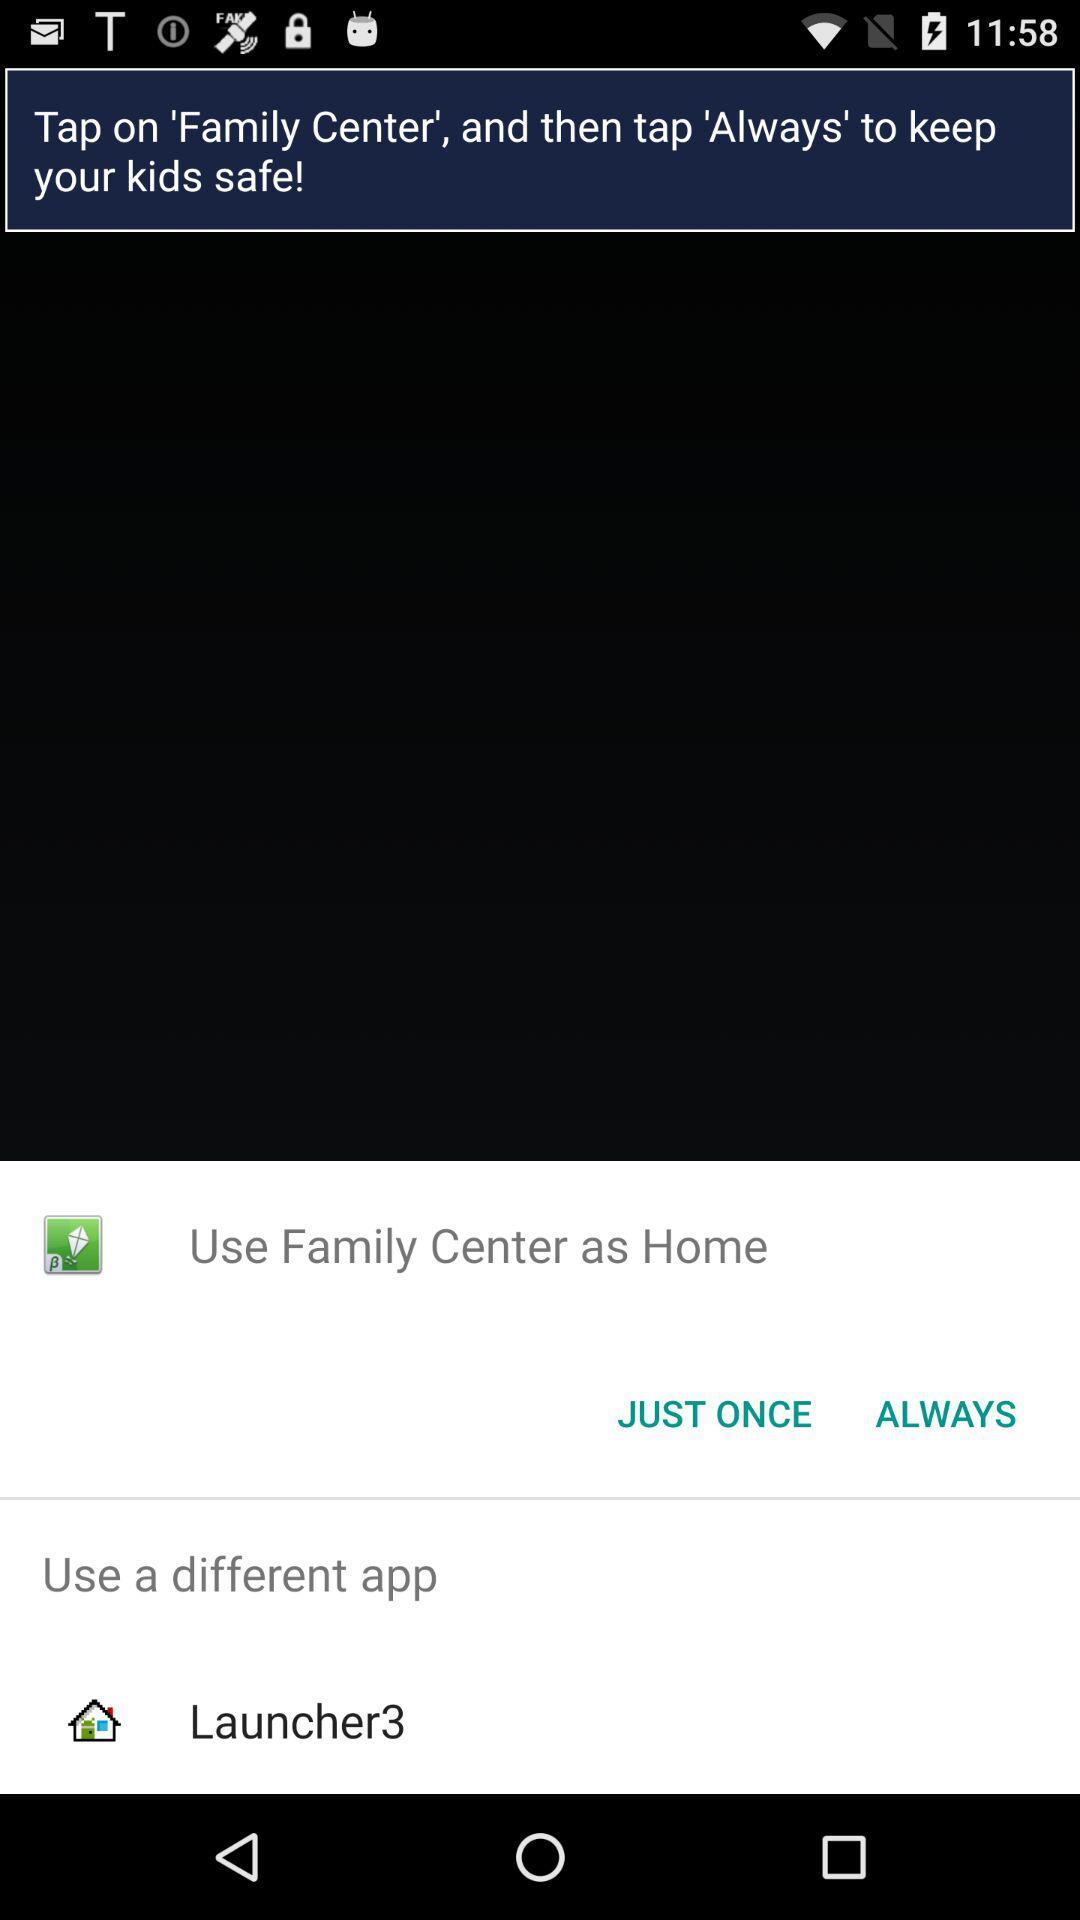 This screenshot has width=1080, height=1920. Describe the element at coordinates (713, 1411) in the screenshot. I see `item below use family center item` at that location.